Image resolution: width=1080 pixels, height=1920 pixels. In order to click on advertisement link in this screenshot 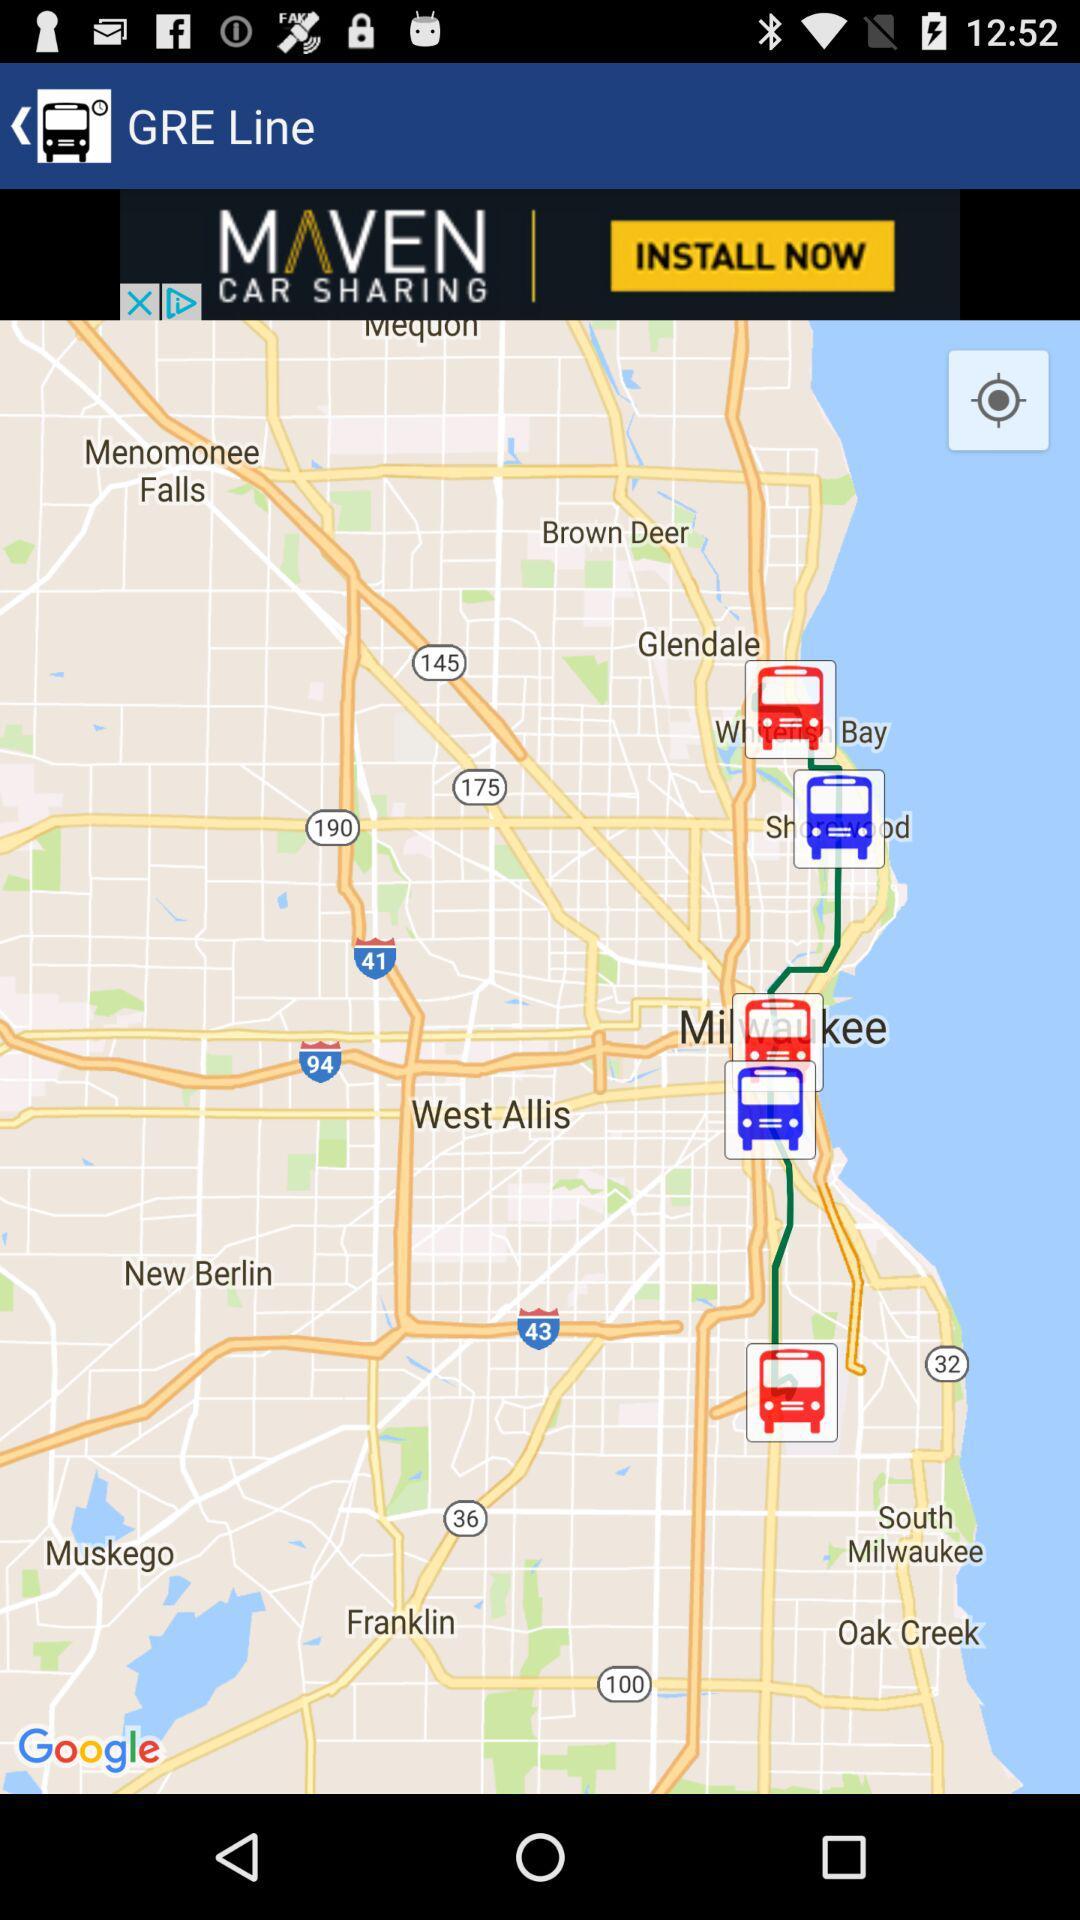, I will do `click(540, 253)`.